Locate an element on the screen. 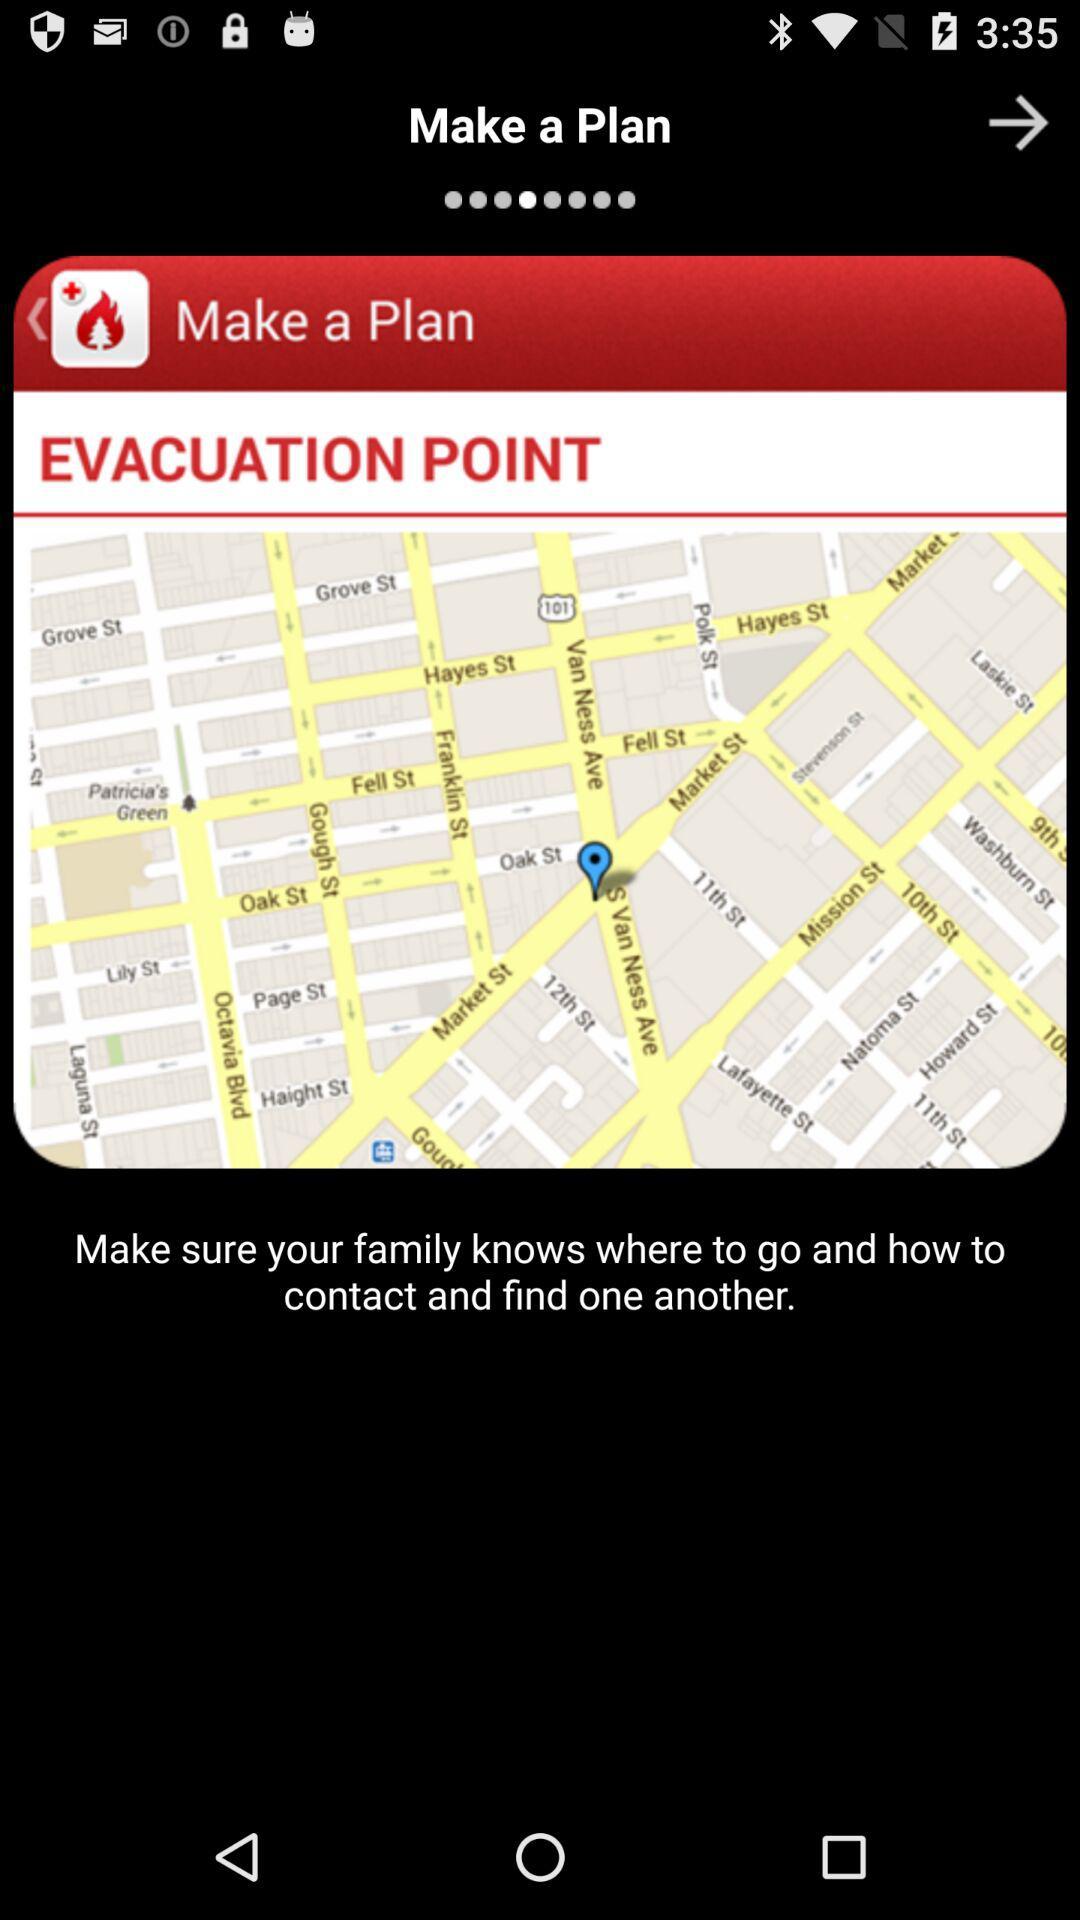 This screenshot has width=1080, height=1920. next is located at coordinates (1018, 121).